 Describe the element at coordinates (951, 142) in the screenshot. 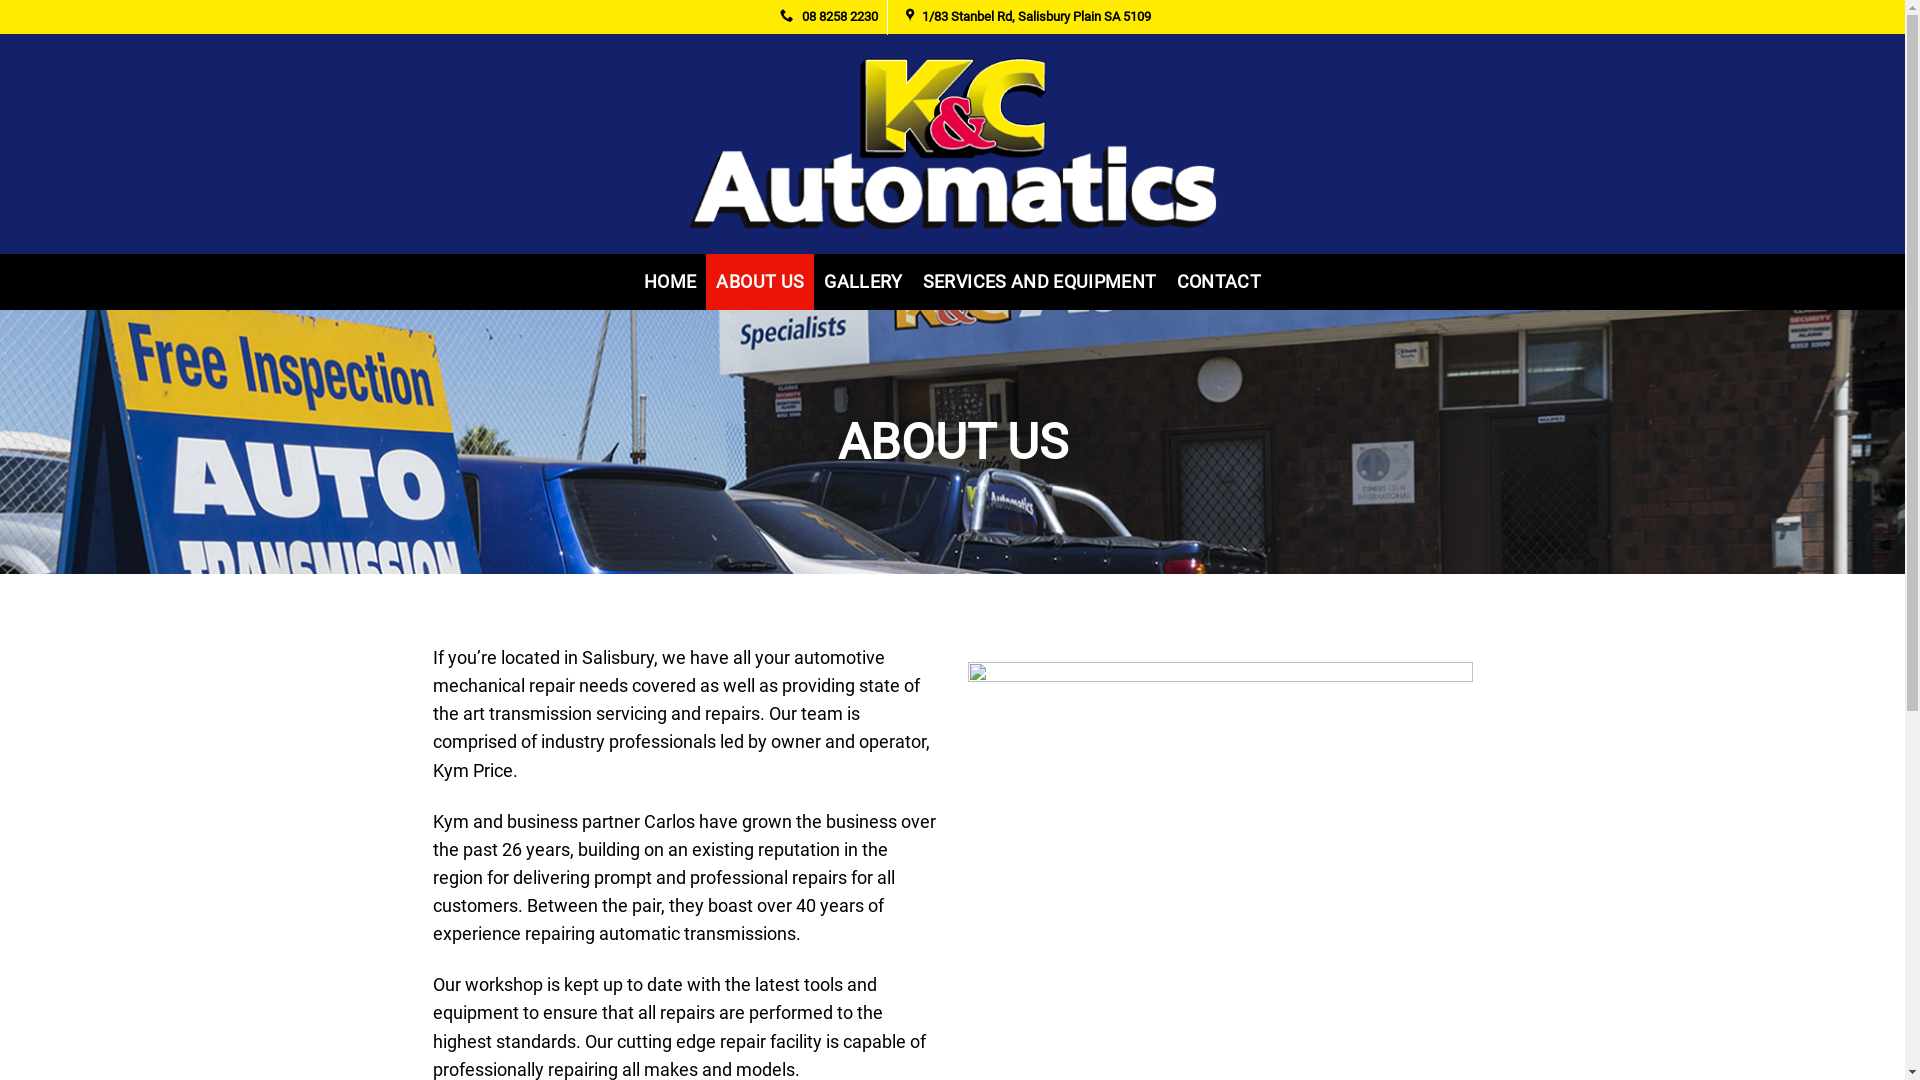

I see `'K & C Automatics'` at that location.